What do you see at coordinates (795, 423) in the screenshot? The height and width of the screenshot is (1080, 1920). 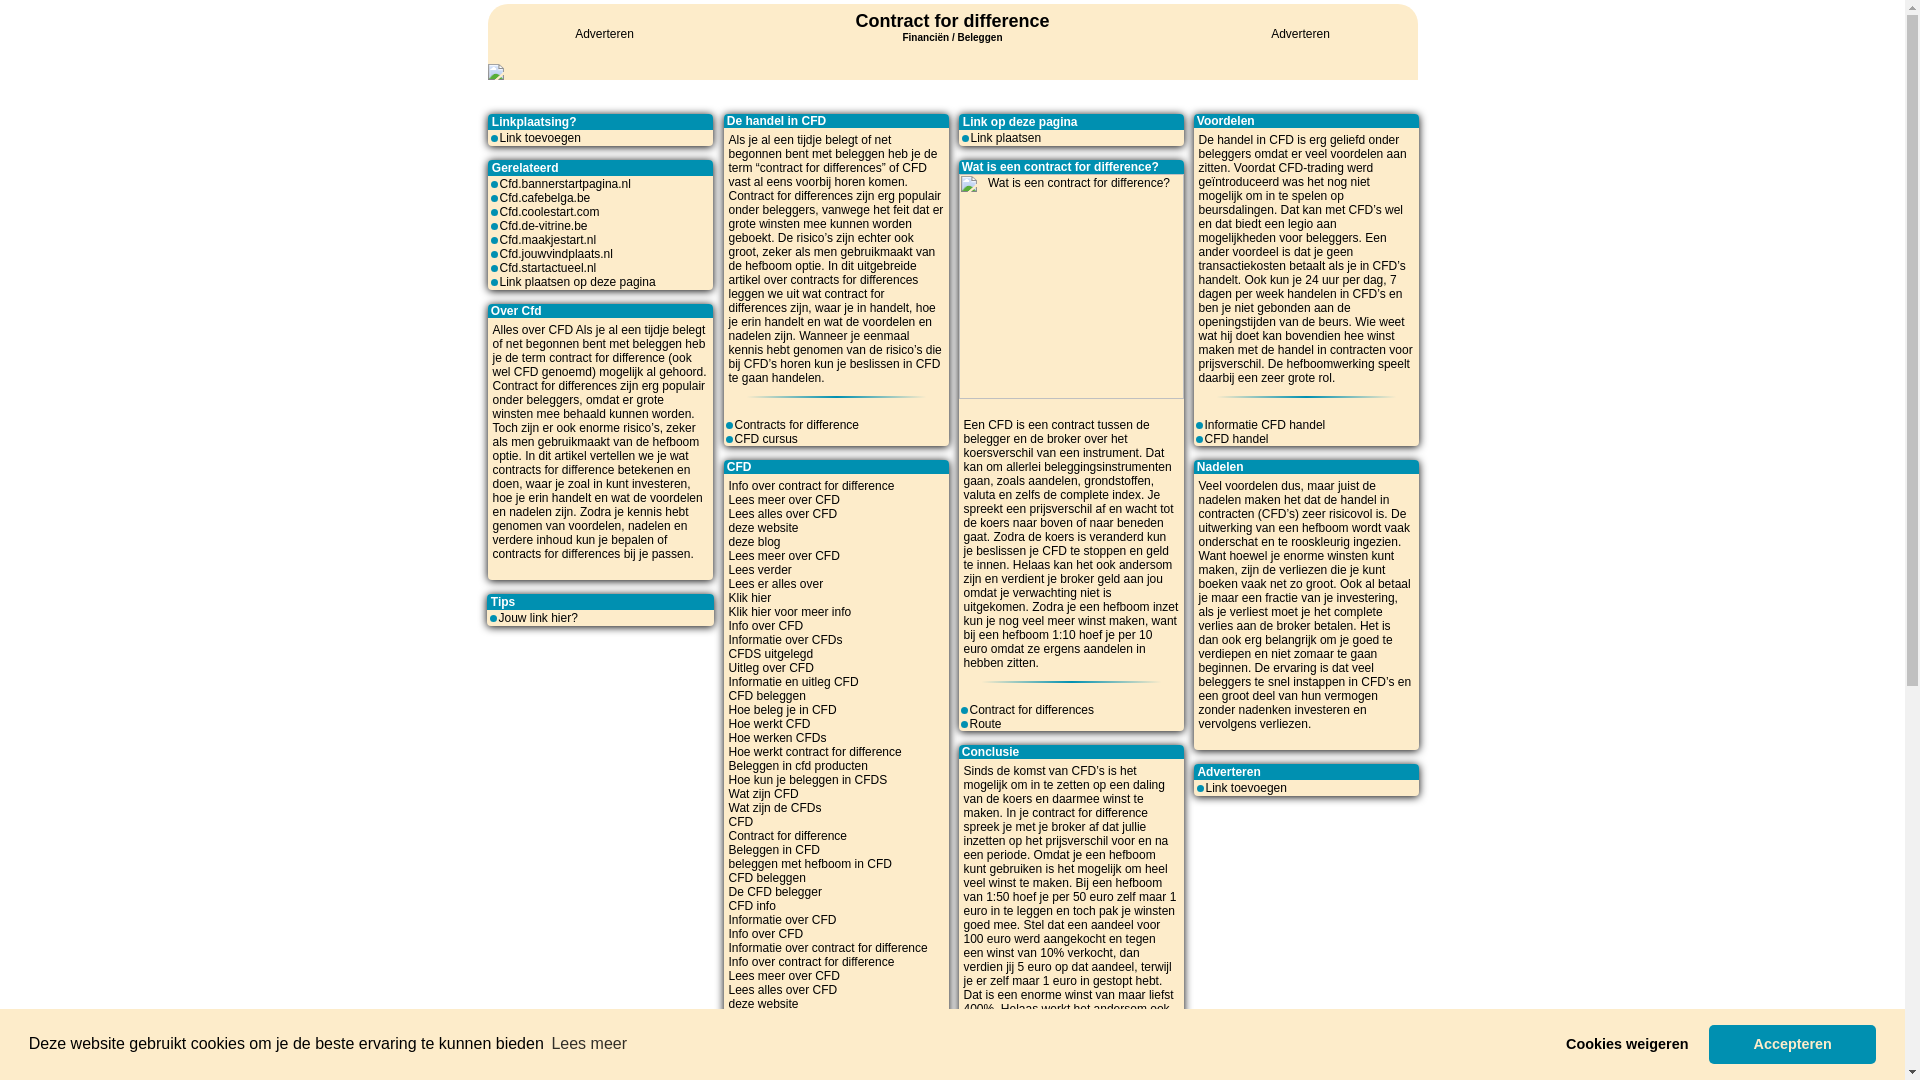 I see `'Contracts for difference'` at bounding box center [795, 423].